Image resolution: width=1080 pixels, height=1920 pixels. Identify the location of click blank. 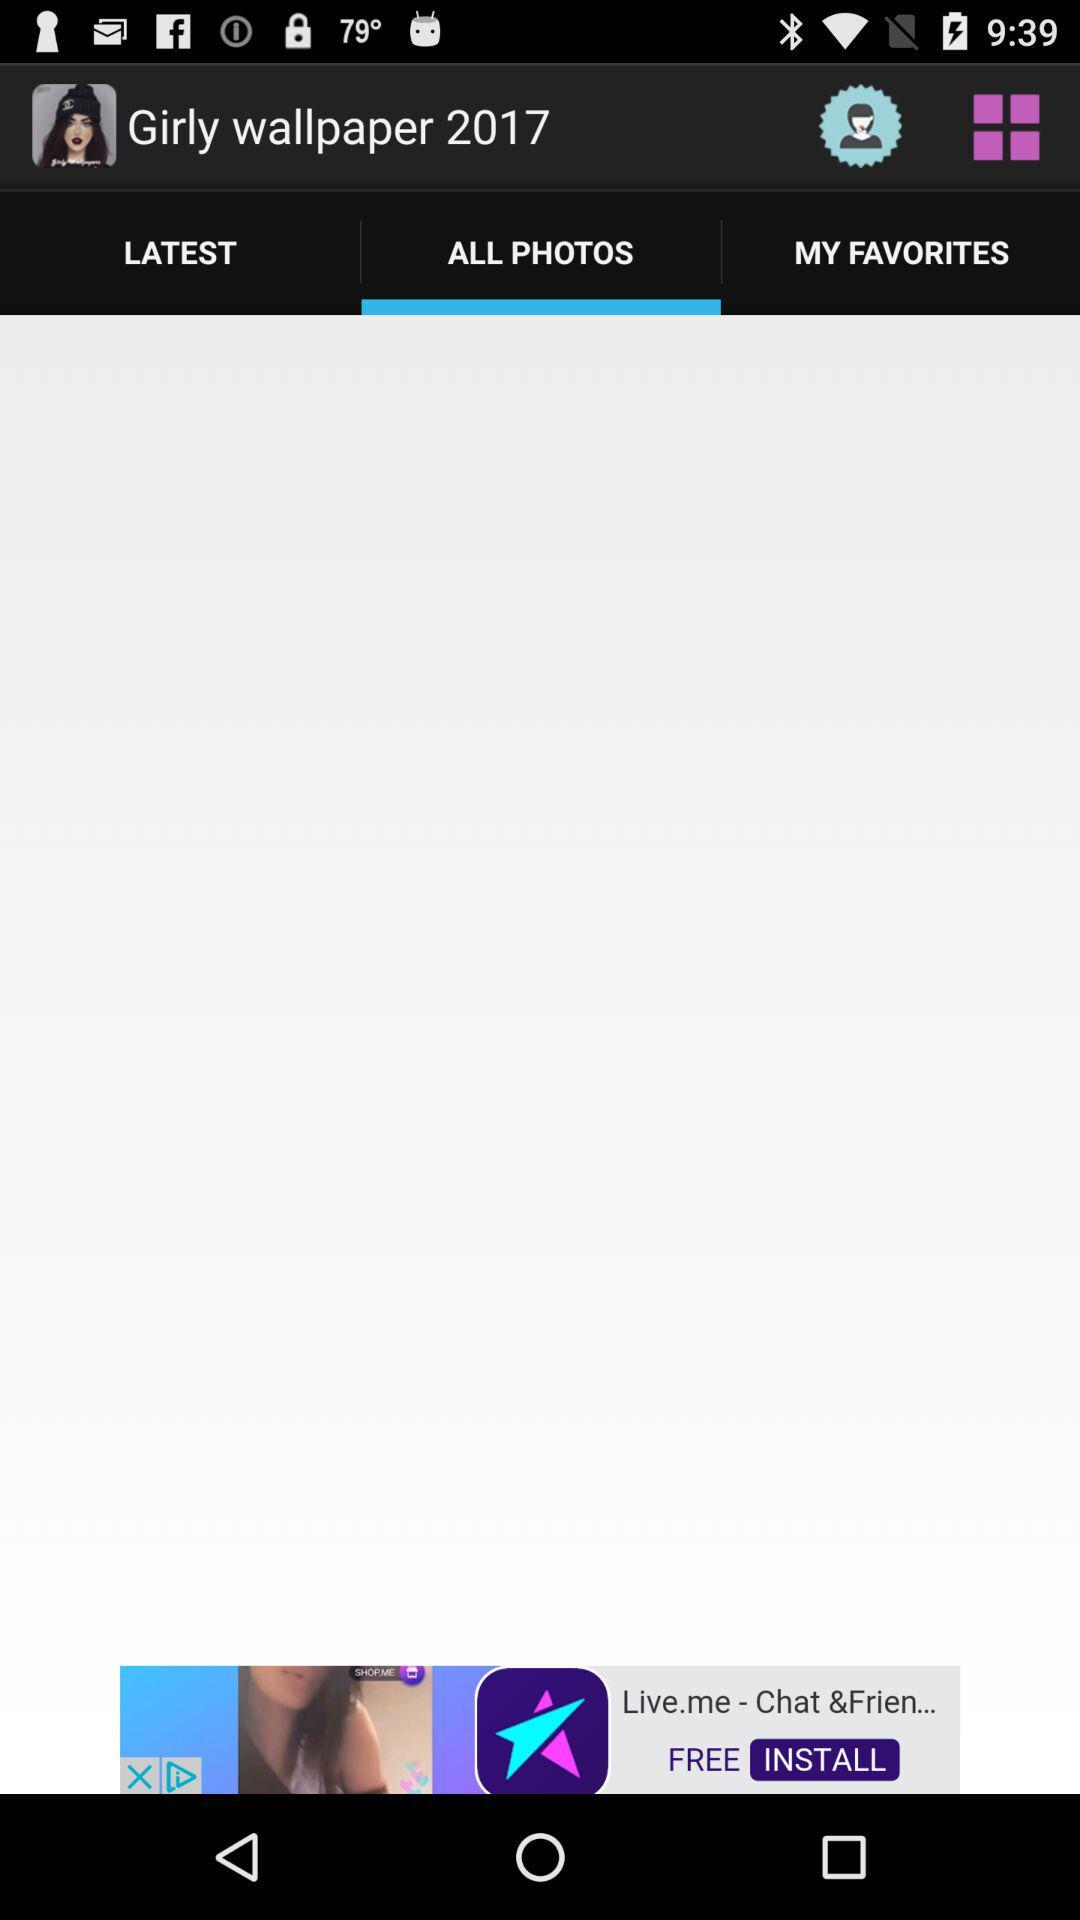
(540, 988).